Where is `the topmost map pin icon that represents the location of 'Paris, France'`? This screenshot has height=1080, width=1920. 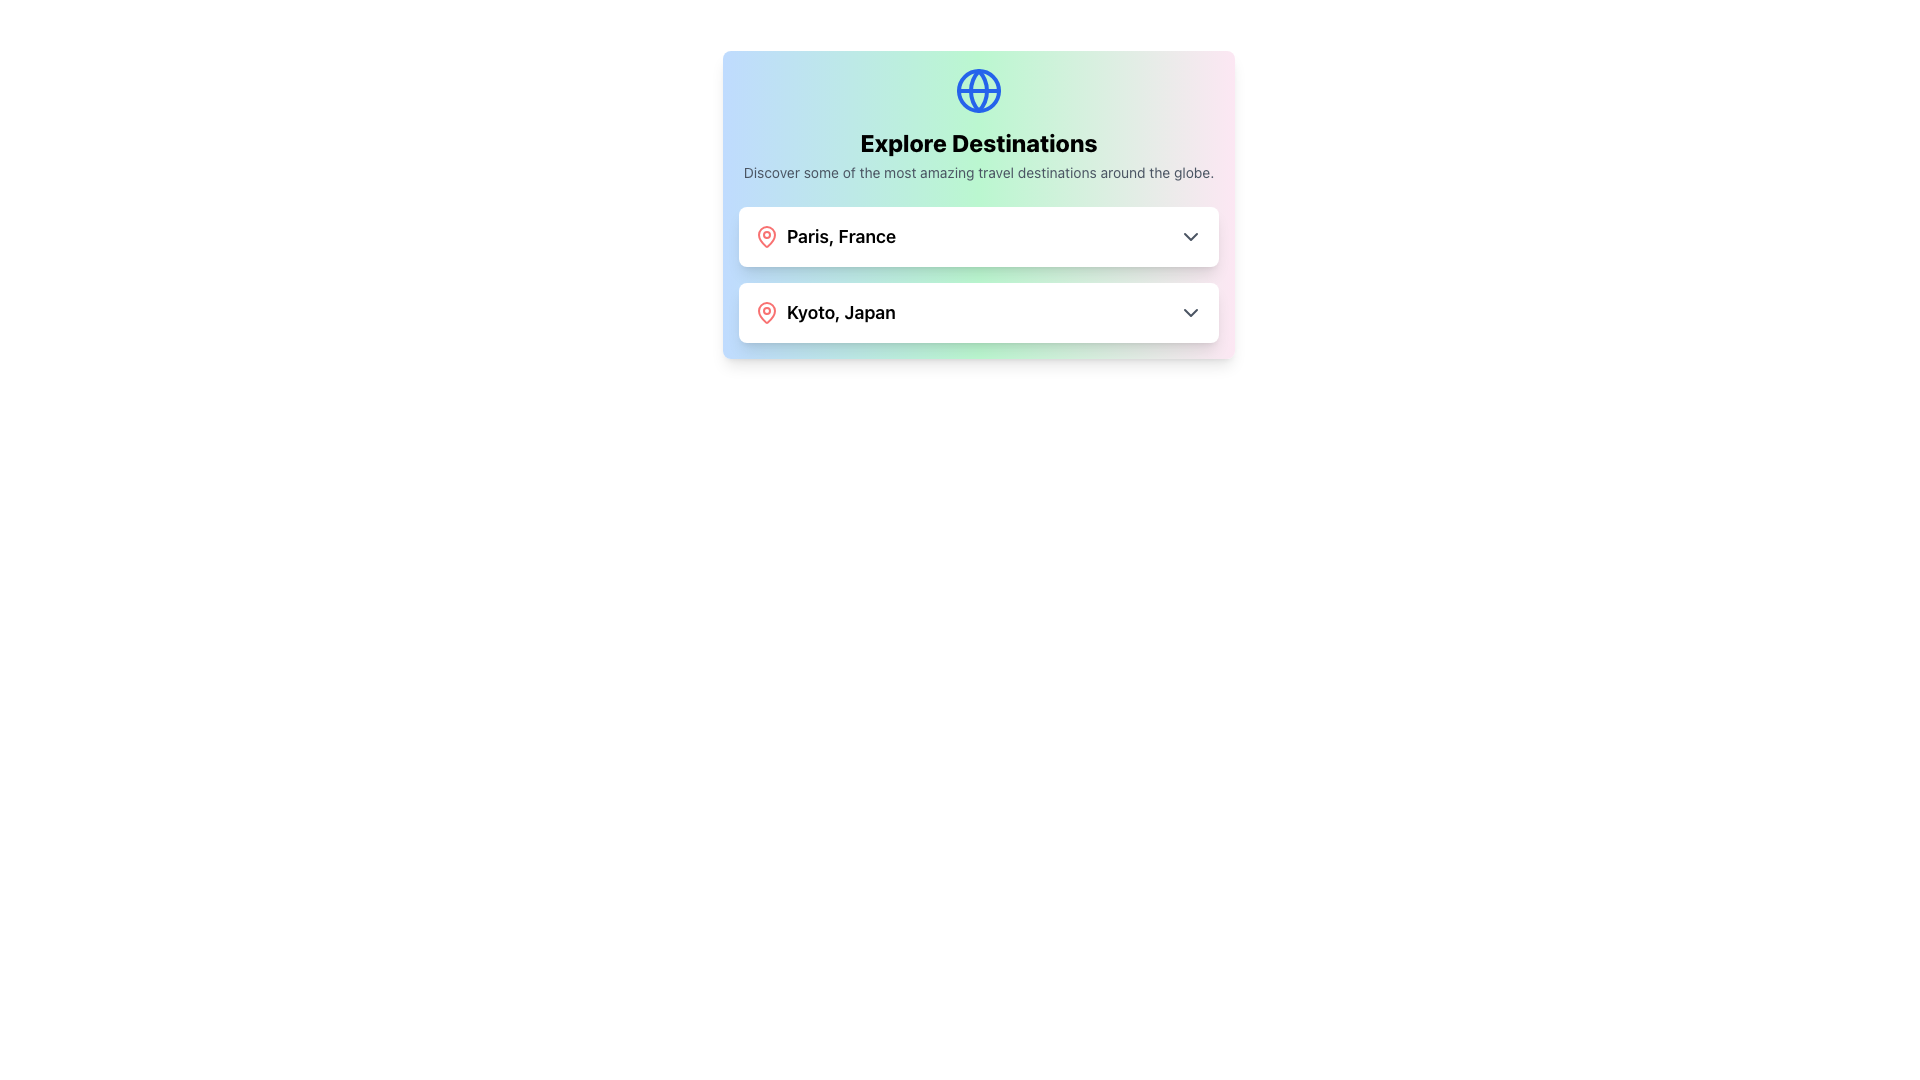
the topmost map pin icon that represents the location of 'Paris, France' is located at coordinates (766, 234).